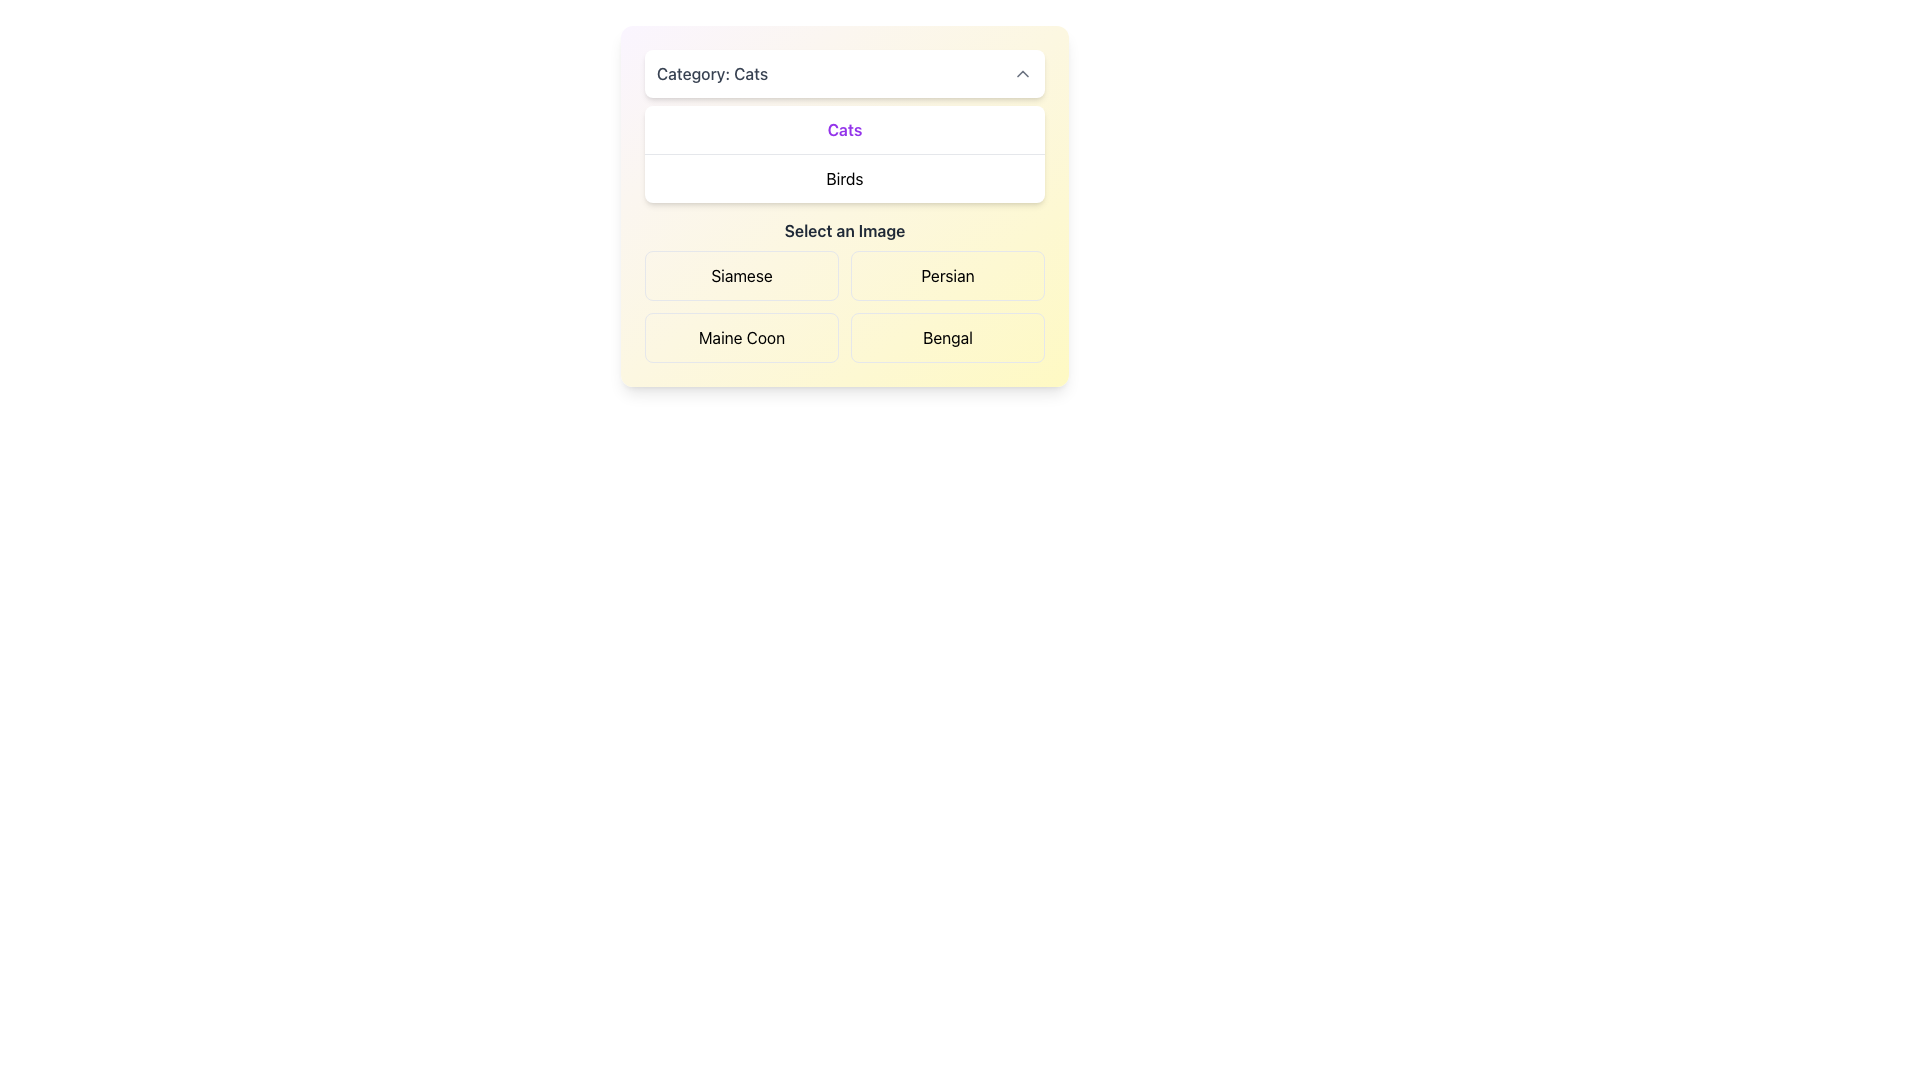  What do you see at coordinates (1022, 72) in the screenshot?
I see `the upward-pointing chevron button in the top-right corner of the 'Category: Cats' header` at bounding box center [1022, 72].